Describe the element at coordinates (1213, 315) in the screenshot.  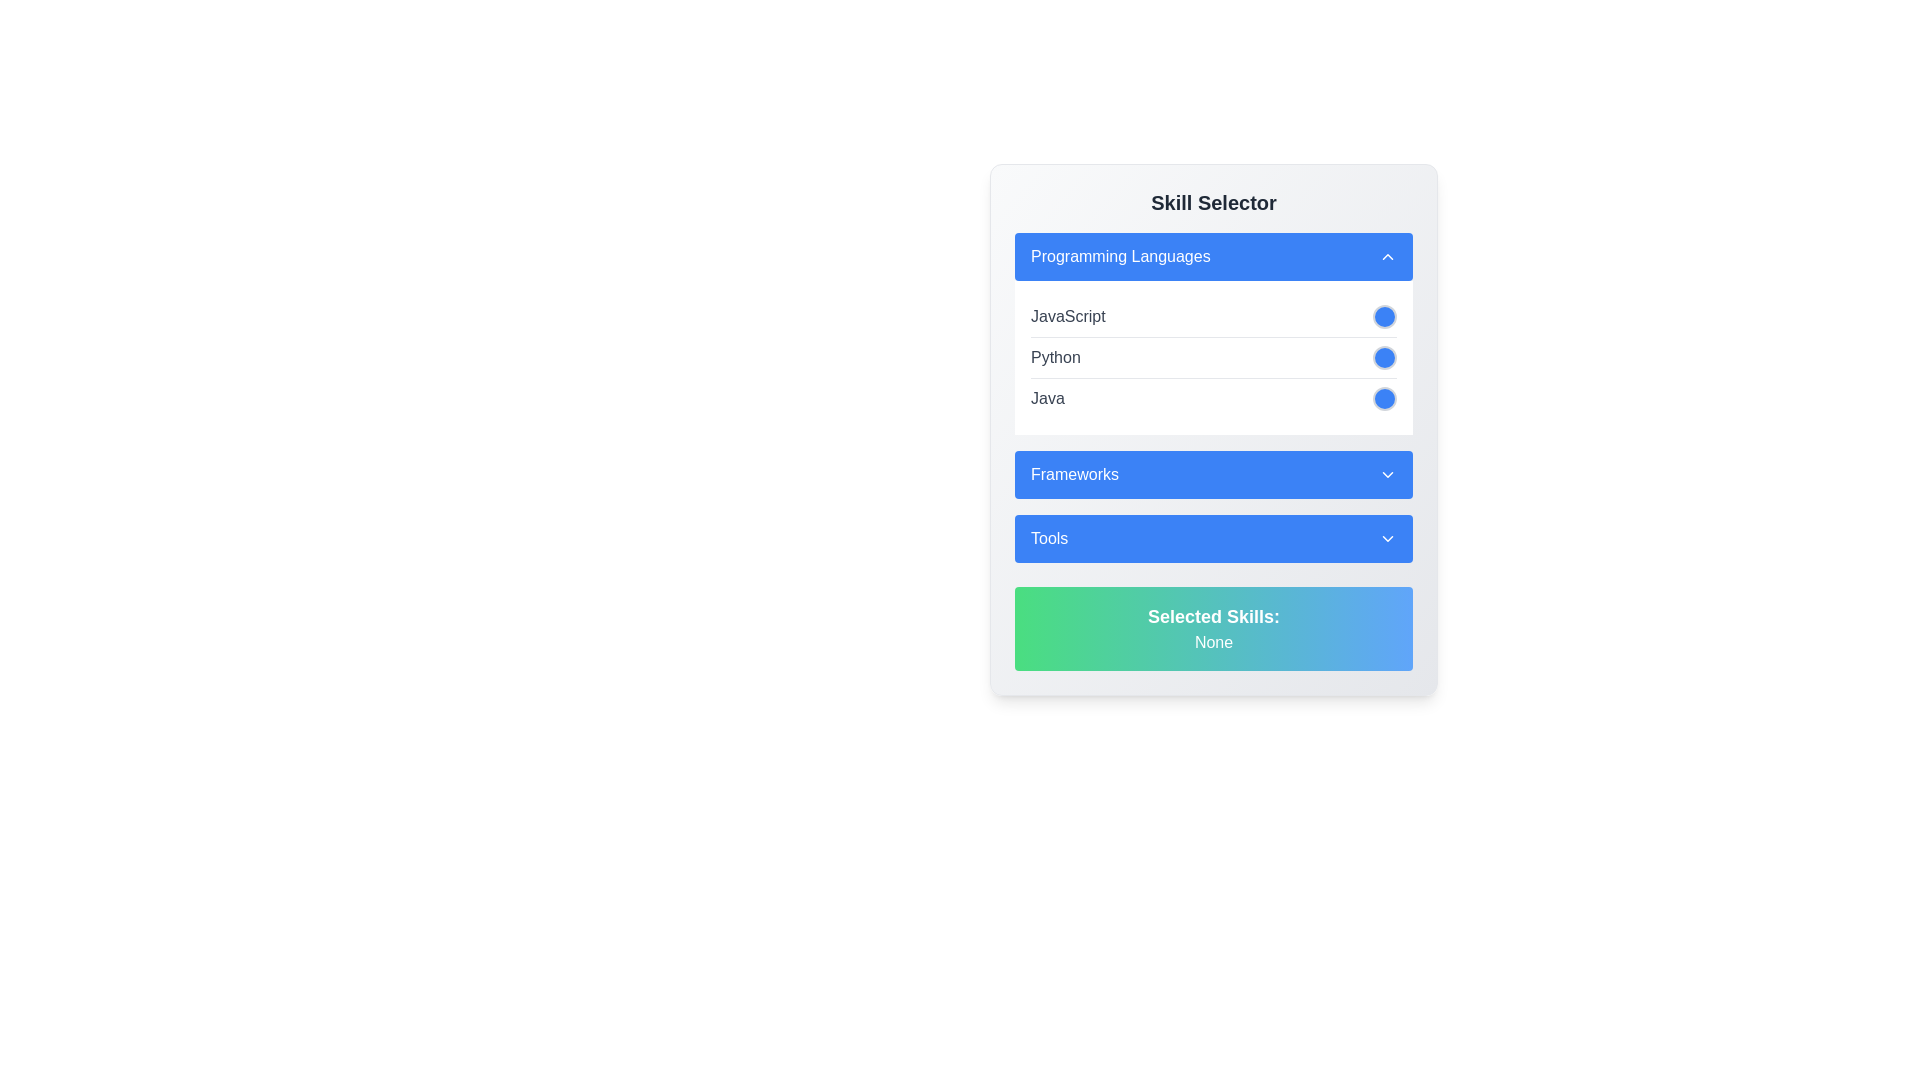
I see `the toggle button for the 'JavaScript' programming language, which is the first item in the list within the 'Programming Languages' section of the 'Skill Selector' interface` at that location.